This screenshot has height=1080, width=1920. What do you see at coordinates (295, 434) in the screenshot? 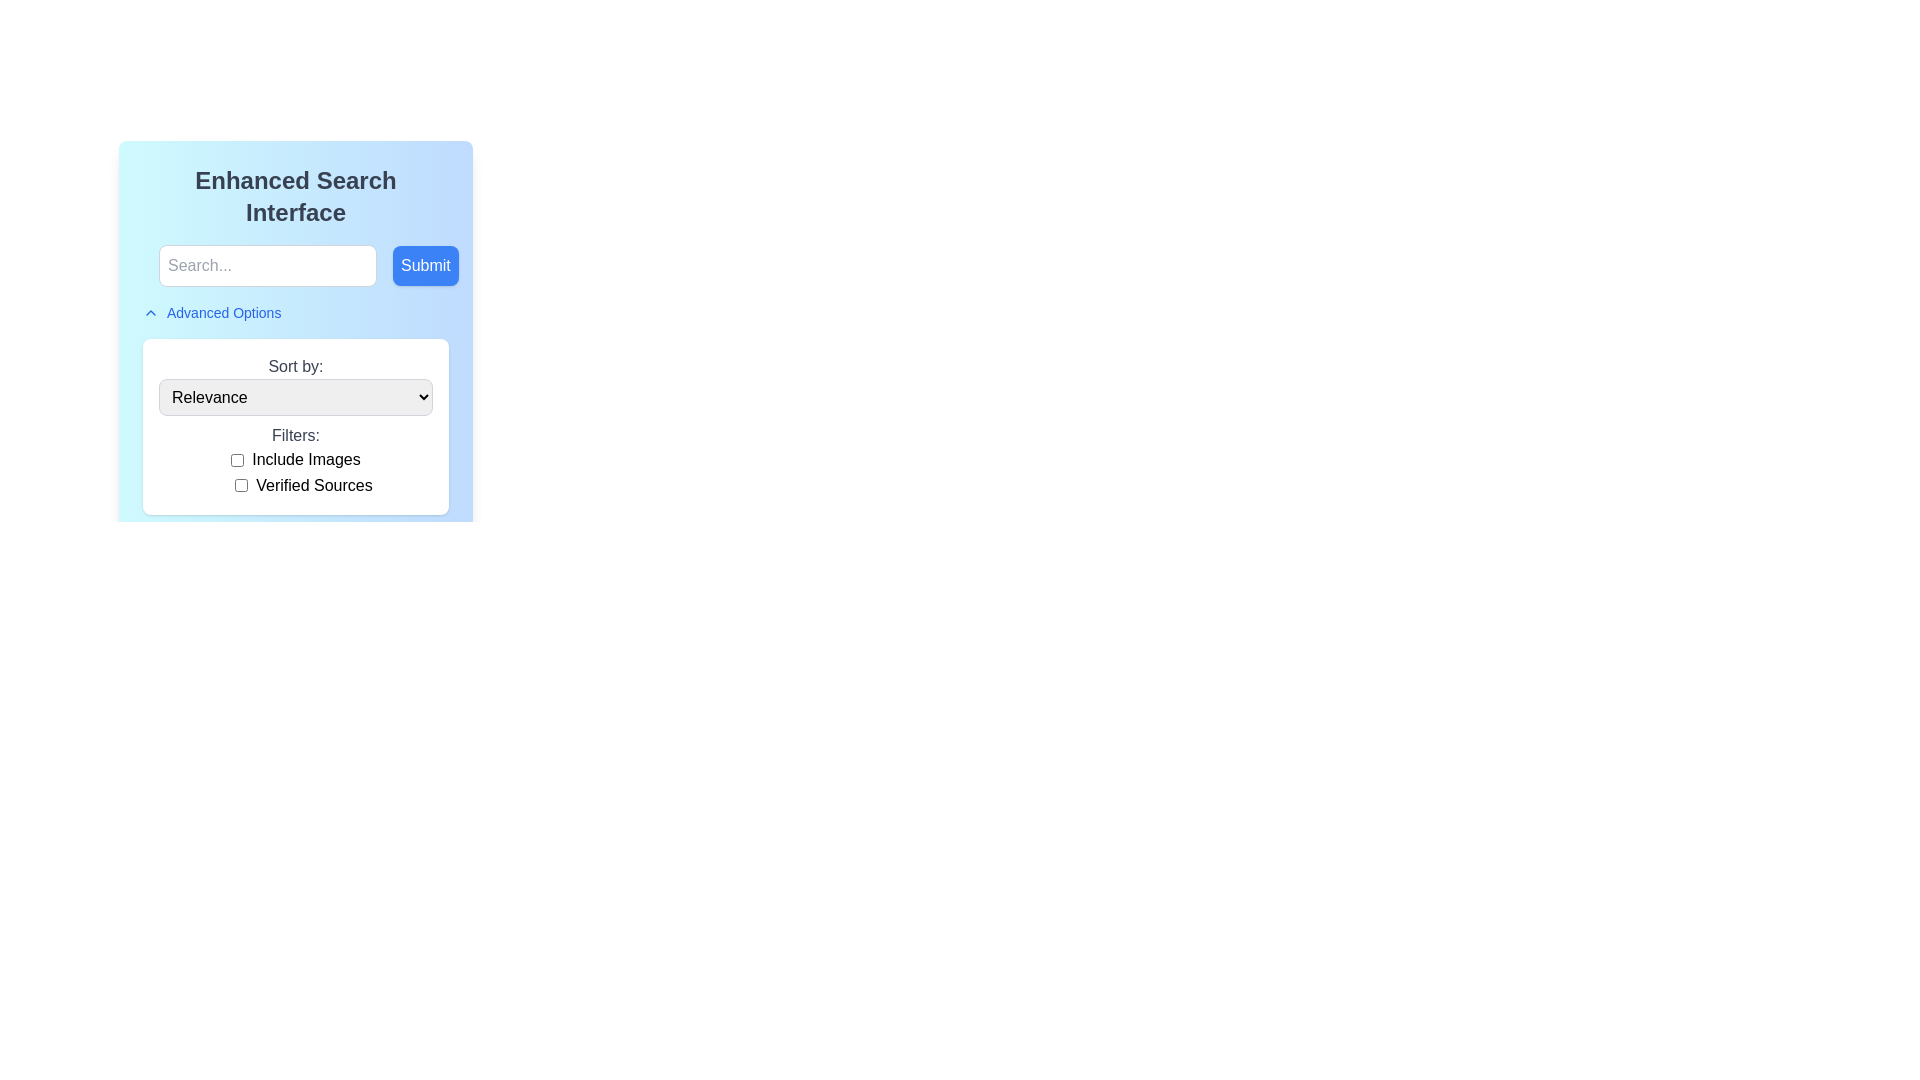
I see `the Text Label that serves as a header for the filter options, located above the checkboxes 'Include Images' and 'Verified Sources'` at bounding box center [295, 434].